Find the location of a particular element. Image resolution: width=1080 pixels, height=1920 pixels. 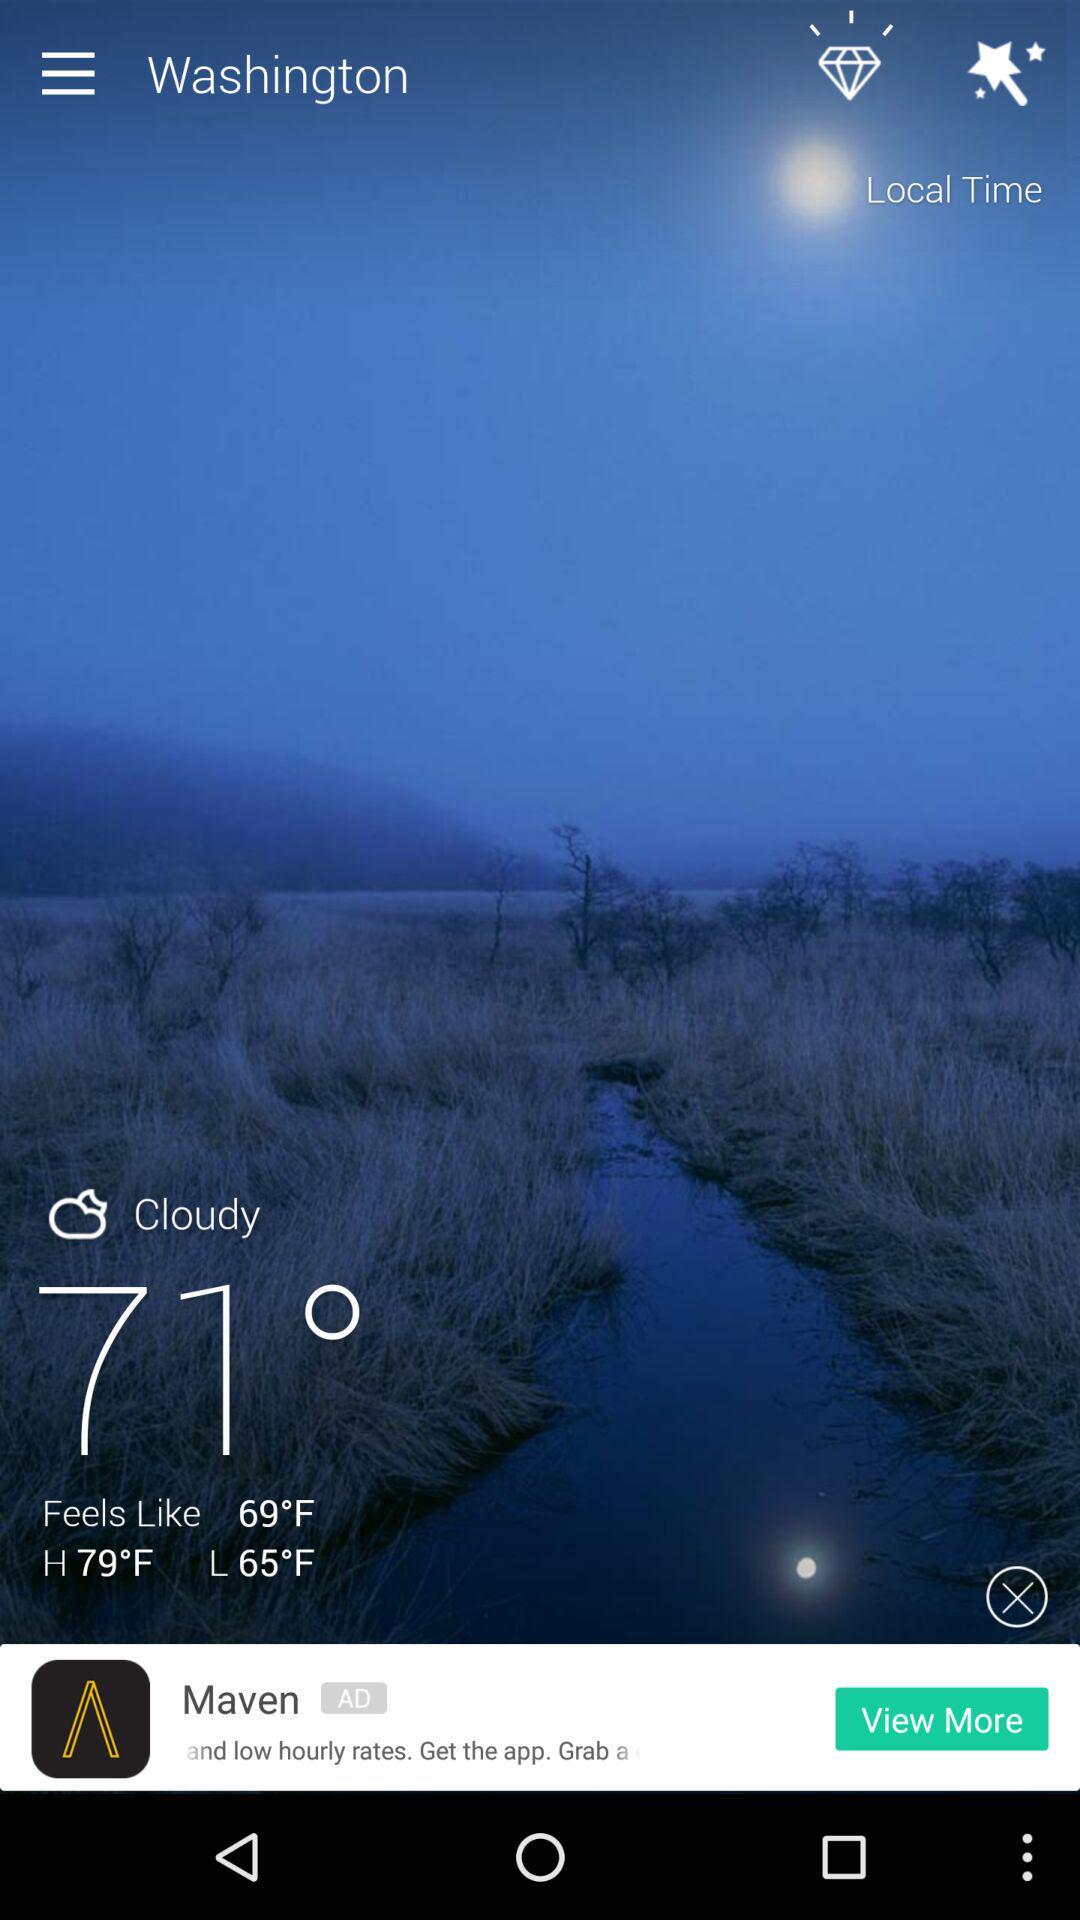

the sliders icon is located at coordinates (353, 1817).